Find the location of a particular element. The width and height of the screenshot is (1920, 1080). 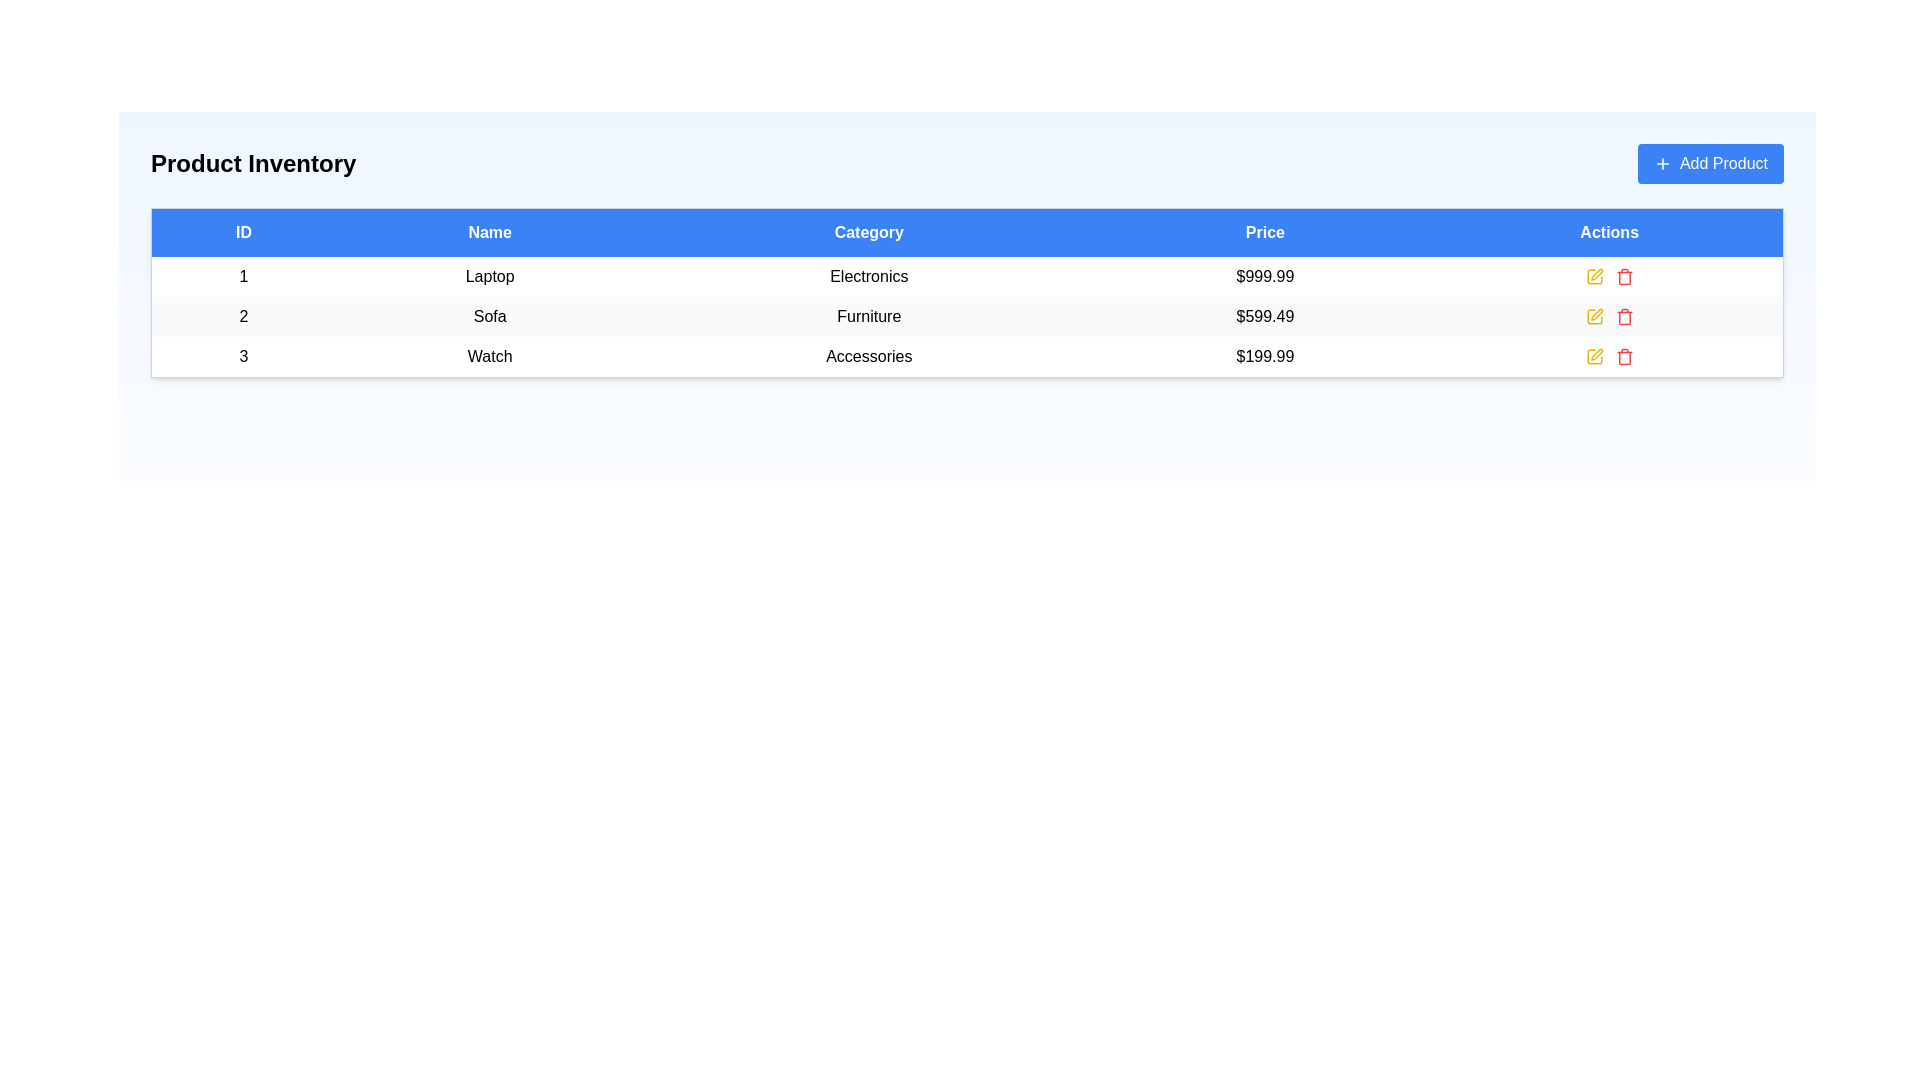

the delete action button icon located in the Actions column of the first row in the data table is located at coordinates (1623, 277).